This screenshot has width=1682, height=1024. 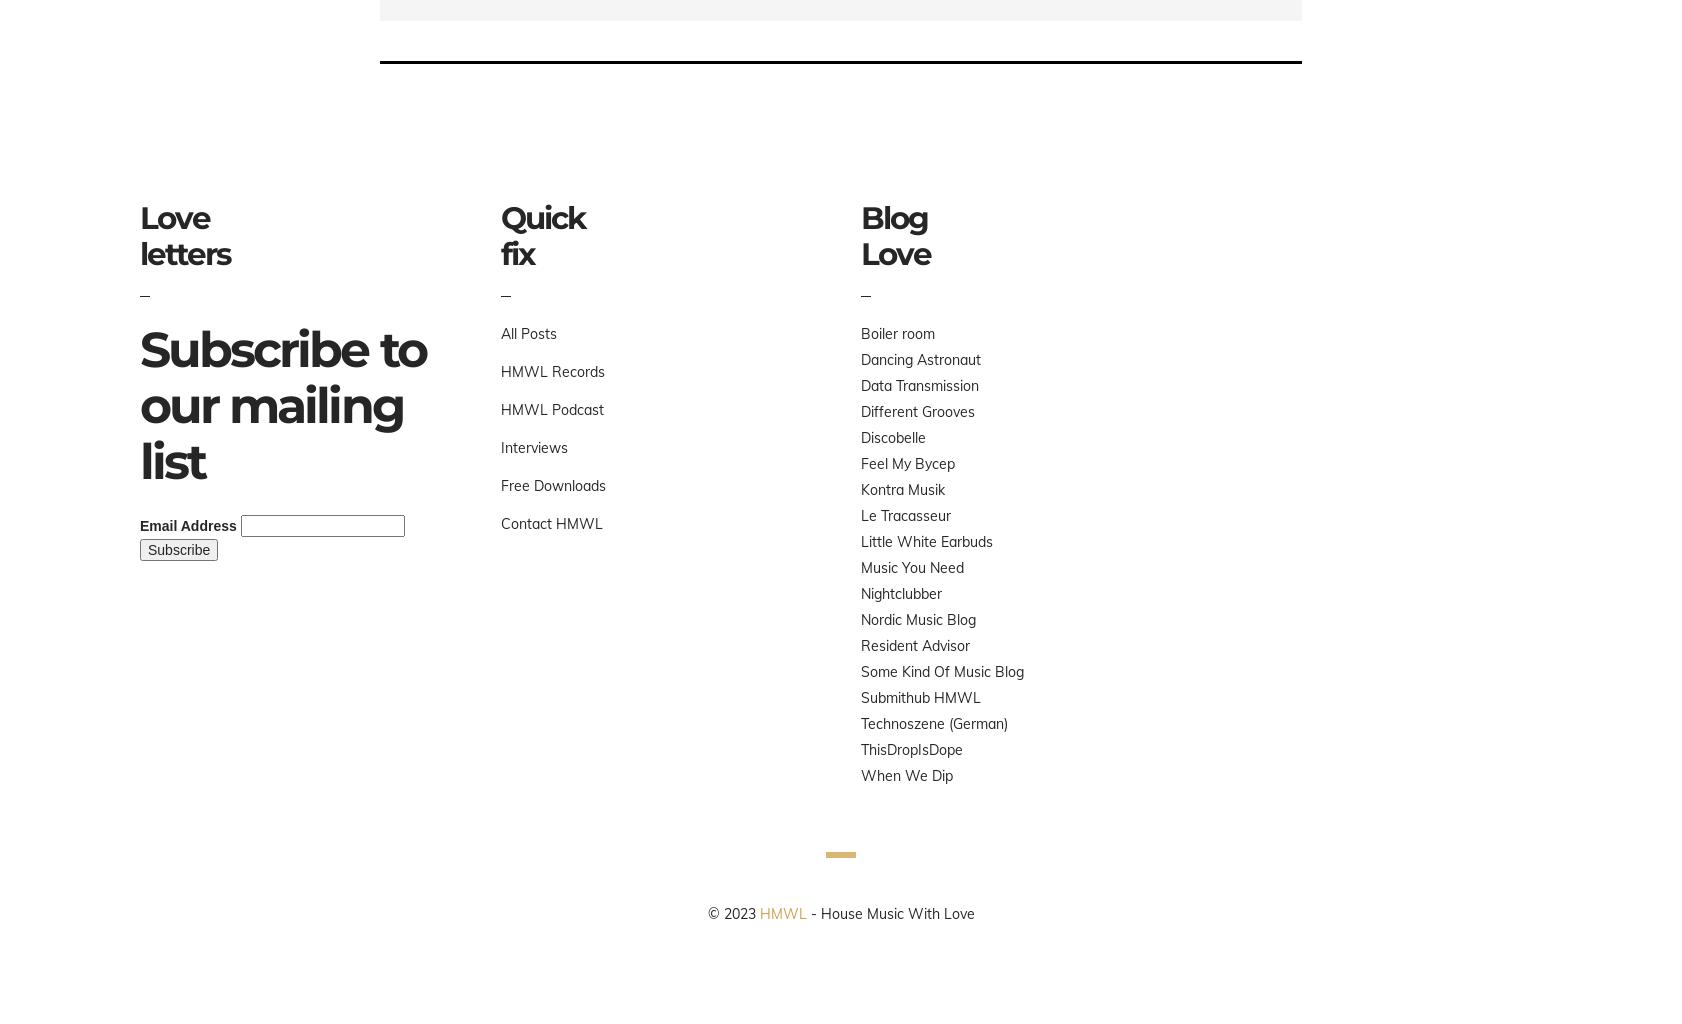 What do you see at coordinates (782, 913) in the screenshot?
I see `'HMWL'` at bounding box center [782, 913].